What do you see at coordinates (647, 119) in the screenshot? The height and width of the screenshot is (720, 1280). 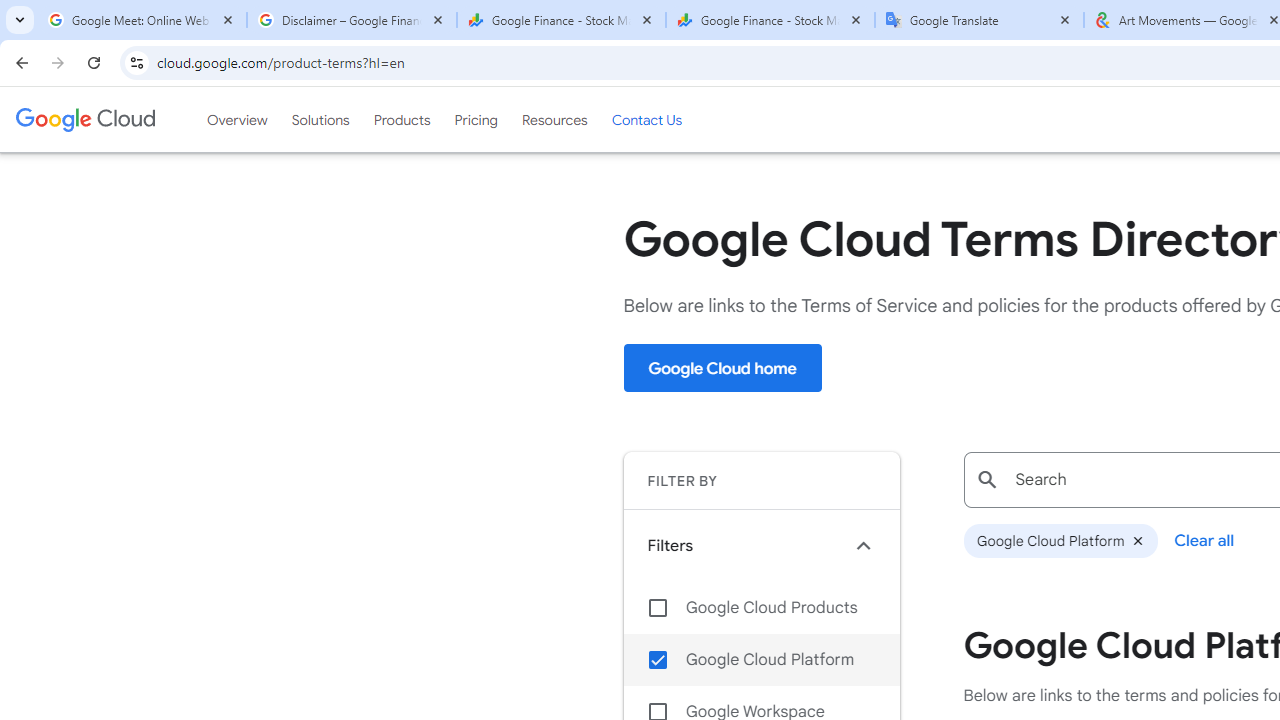 I see `'Contact Us'` at bounding box center [647, 119].